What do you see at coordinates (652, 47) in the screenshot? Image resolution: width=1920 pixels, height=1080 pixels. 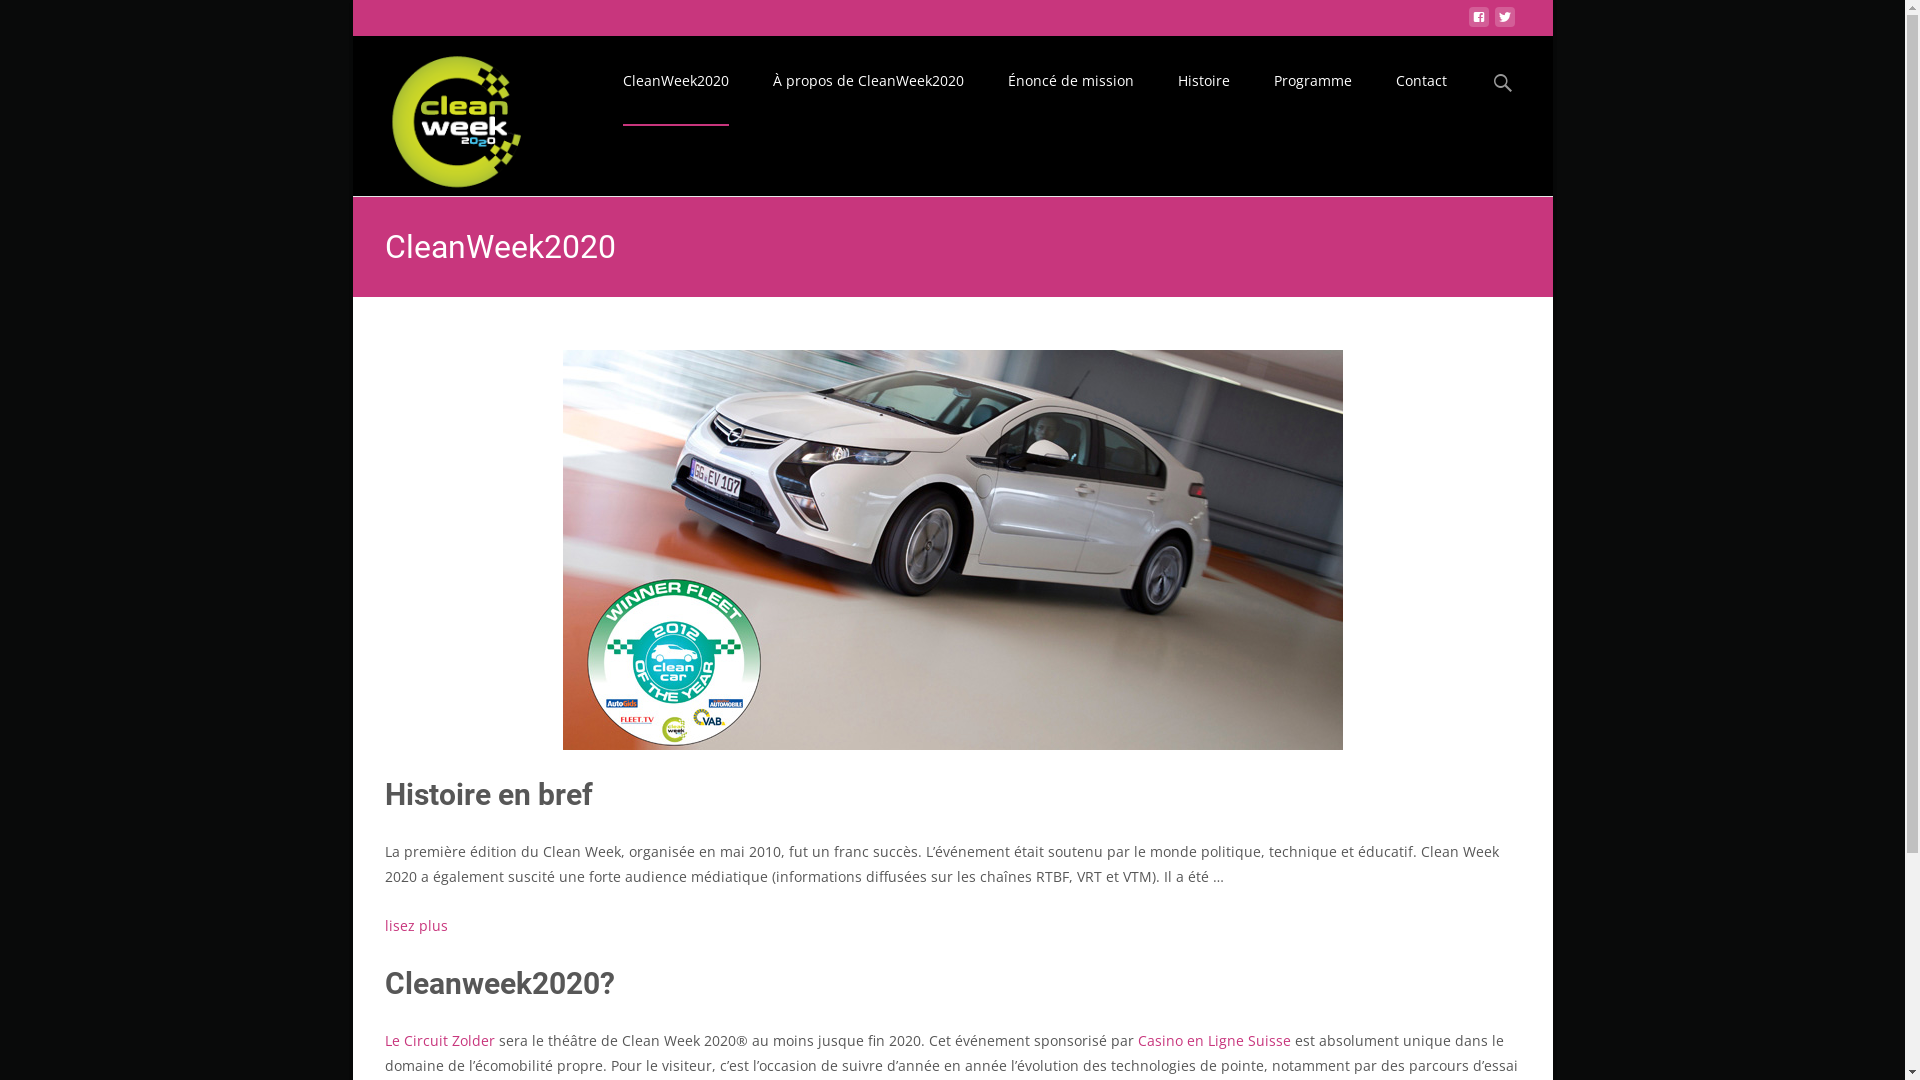 I see `'Skip to content'` at bounding box center [652, 47].